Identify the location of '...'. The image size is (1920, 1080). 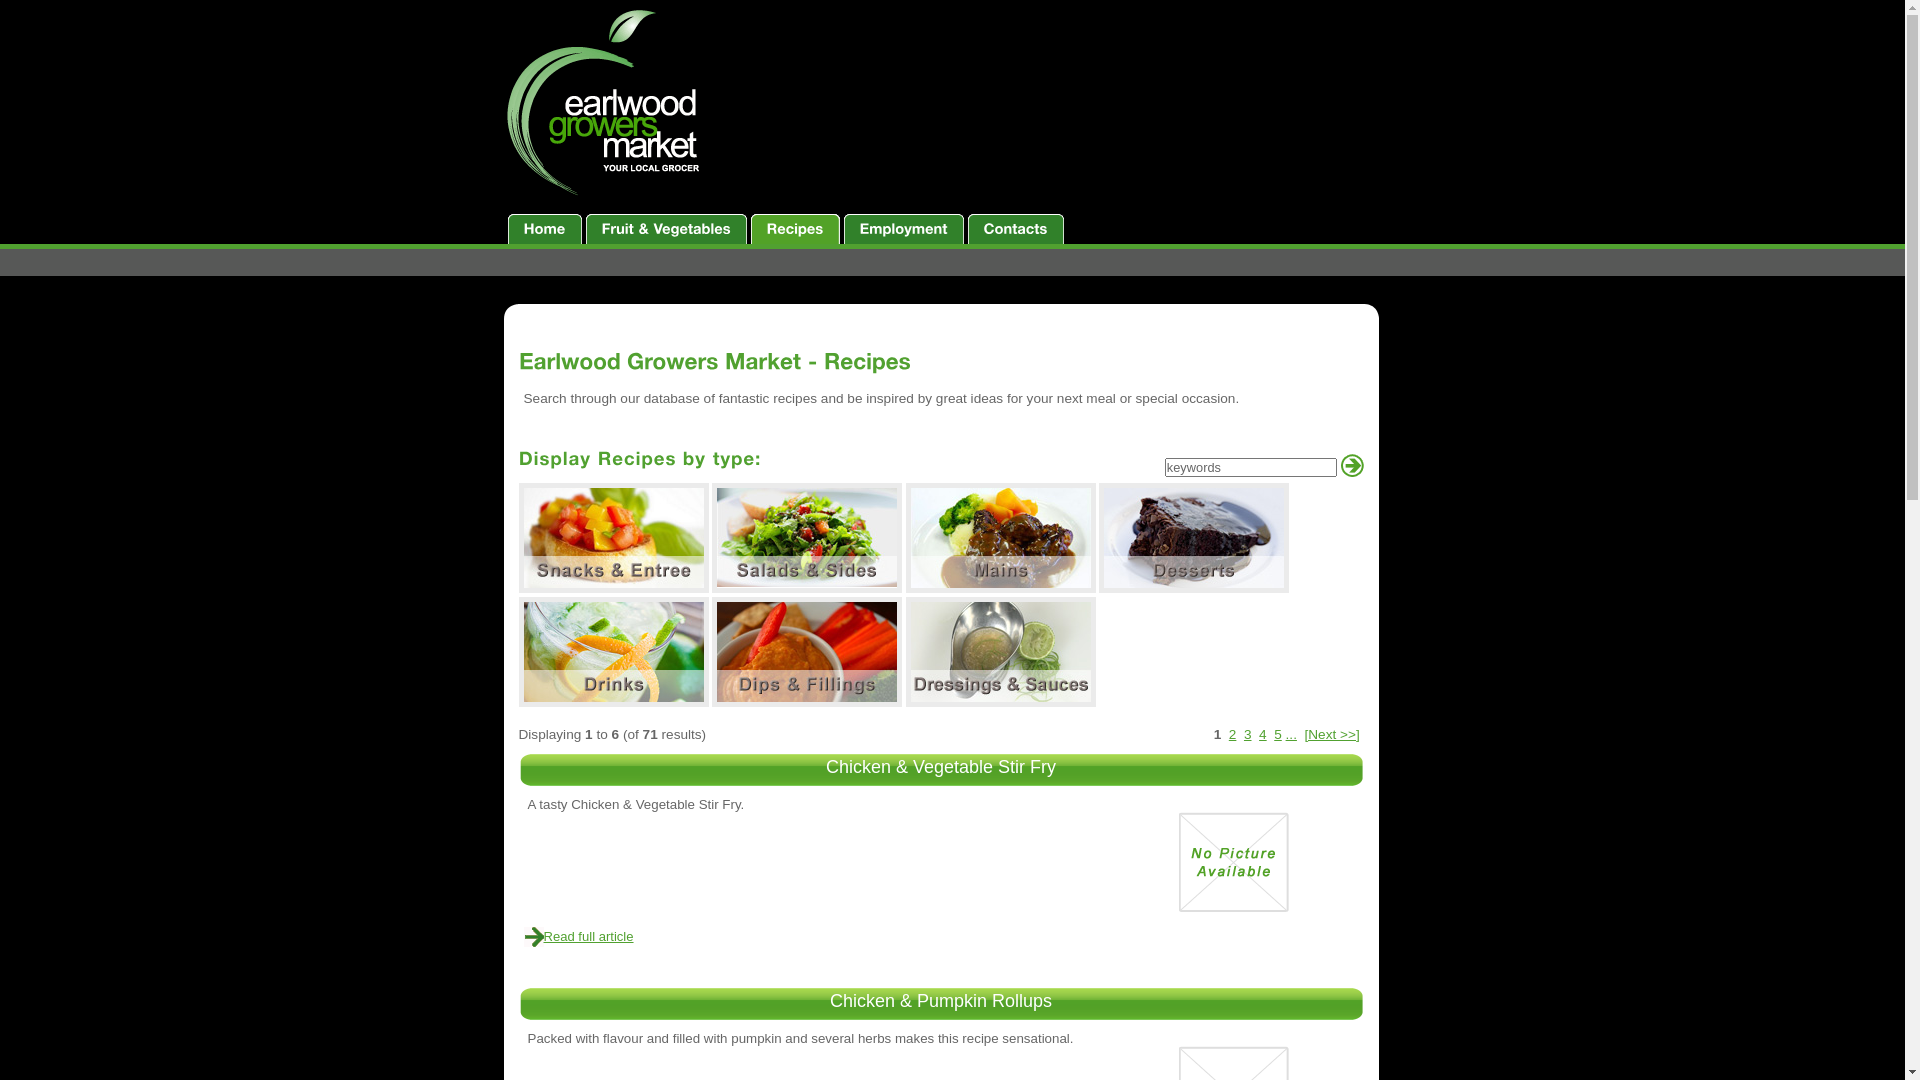
(1291, 734).